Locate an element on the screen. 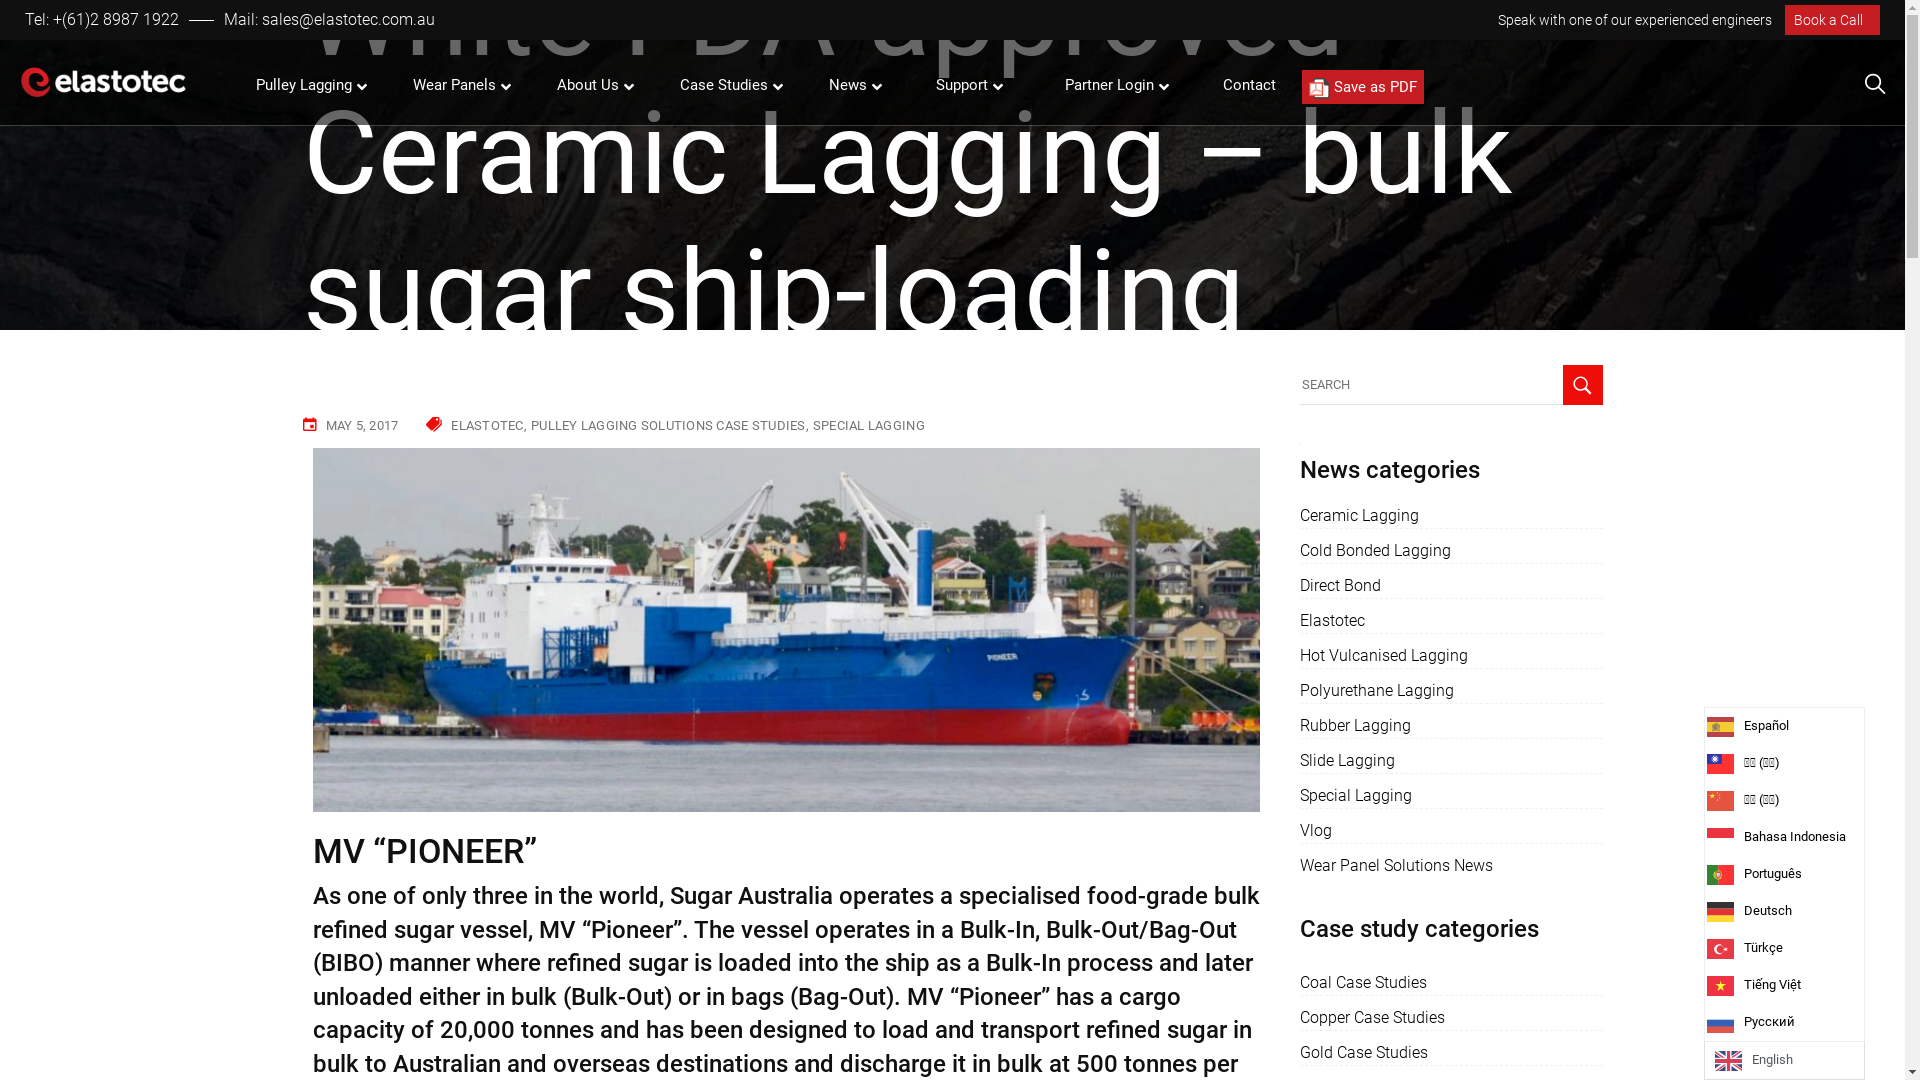 The height and width of the screenshot is (1080, 1920). 'Copper Case Studies' is located at coordinates (1300, 1018).